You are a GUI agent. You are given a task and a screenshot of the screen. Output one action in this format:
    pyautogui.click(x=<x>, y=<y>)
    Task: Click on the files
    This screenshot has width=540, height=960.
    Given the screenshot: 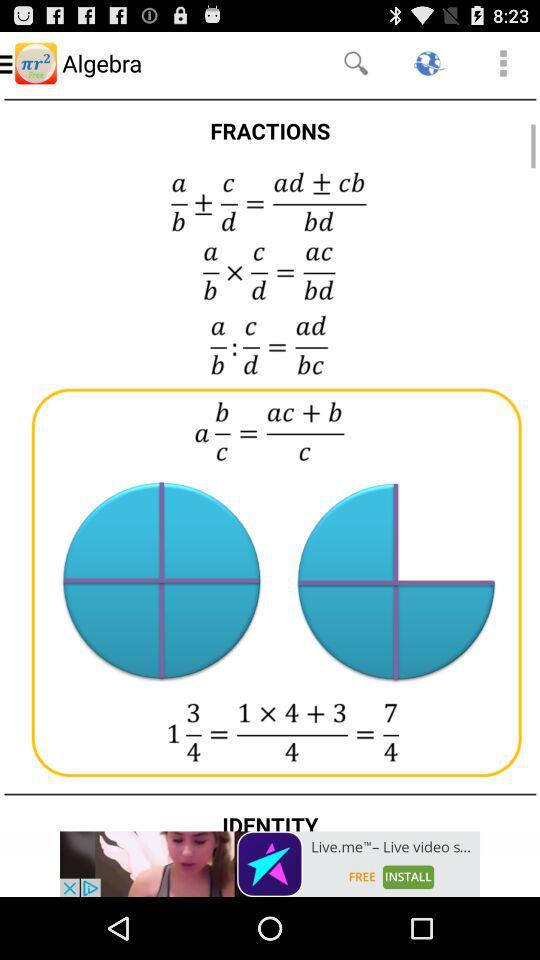 What is the action you would take?
    pyautogui.click(x=270, y=462)
    